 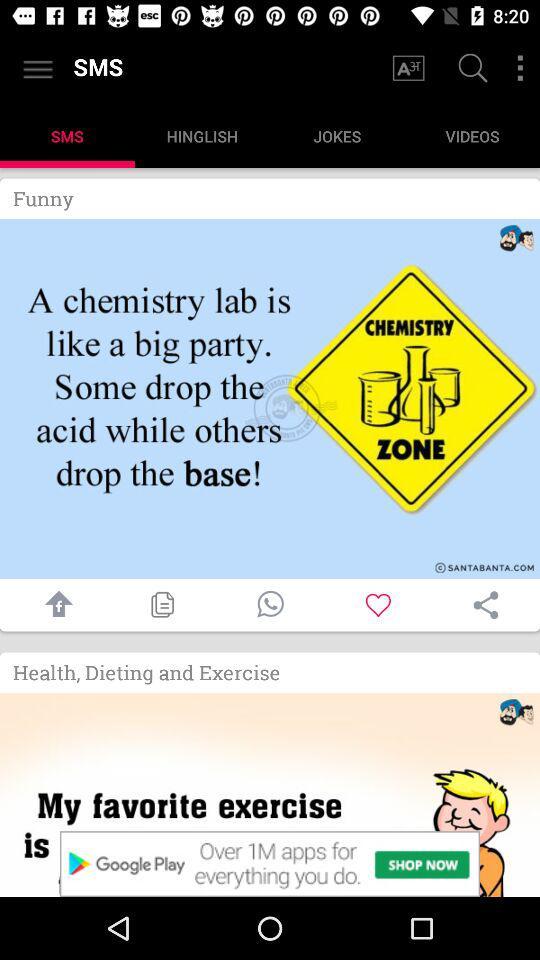 I want to click on sms to favorites, so click(x=378, y=604).